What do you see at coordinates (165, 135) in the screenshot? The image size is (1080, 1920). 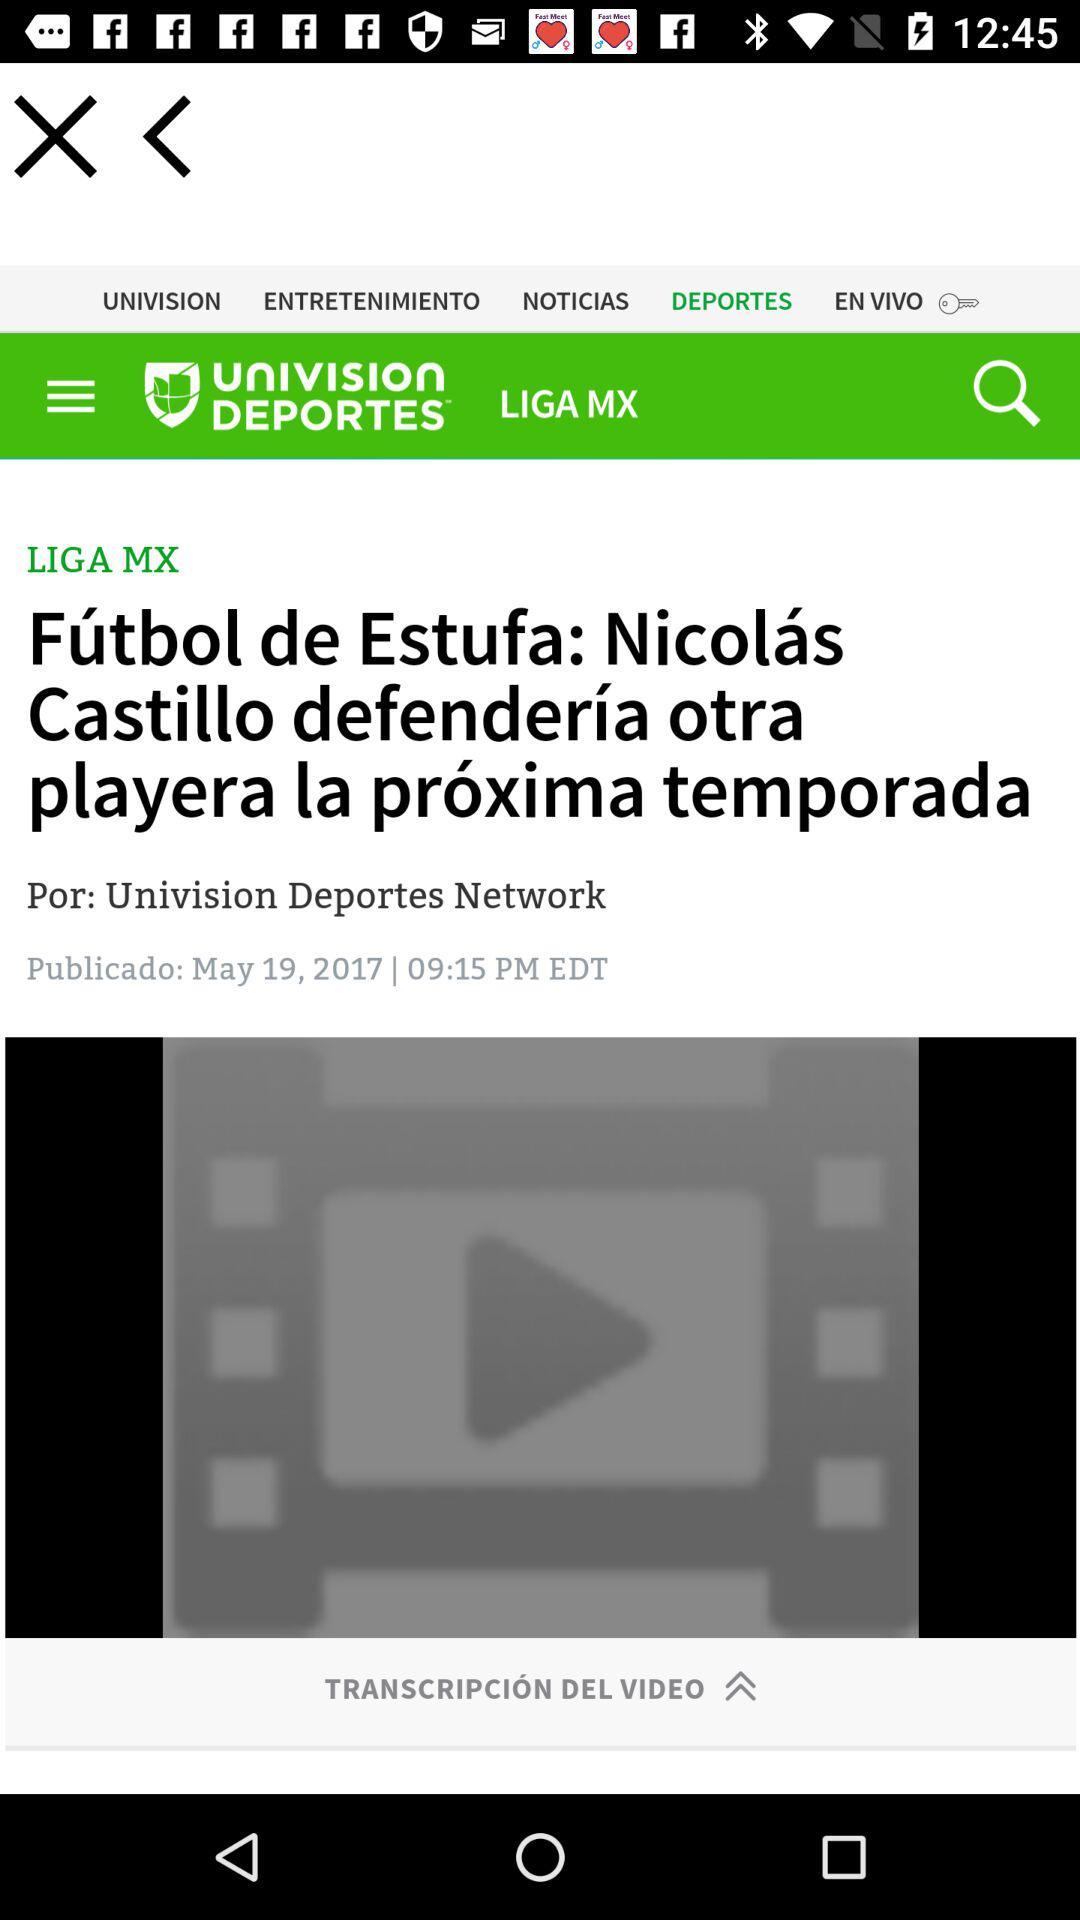 I see `back farce` at bounding box center [165, 135].